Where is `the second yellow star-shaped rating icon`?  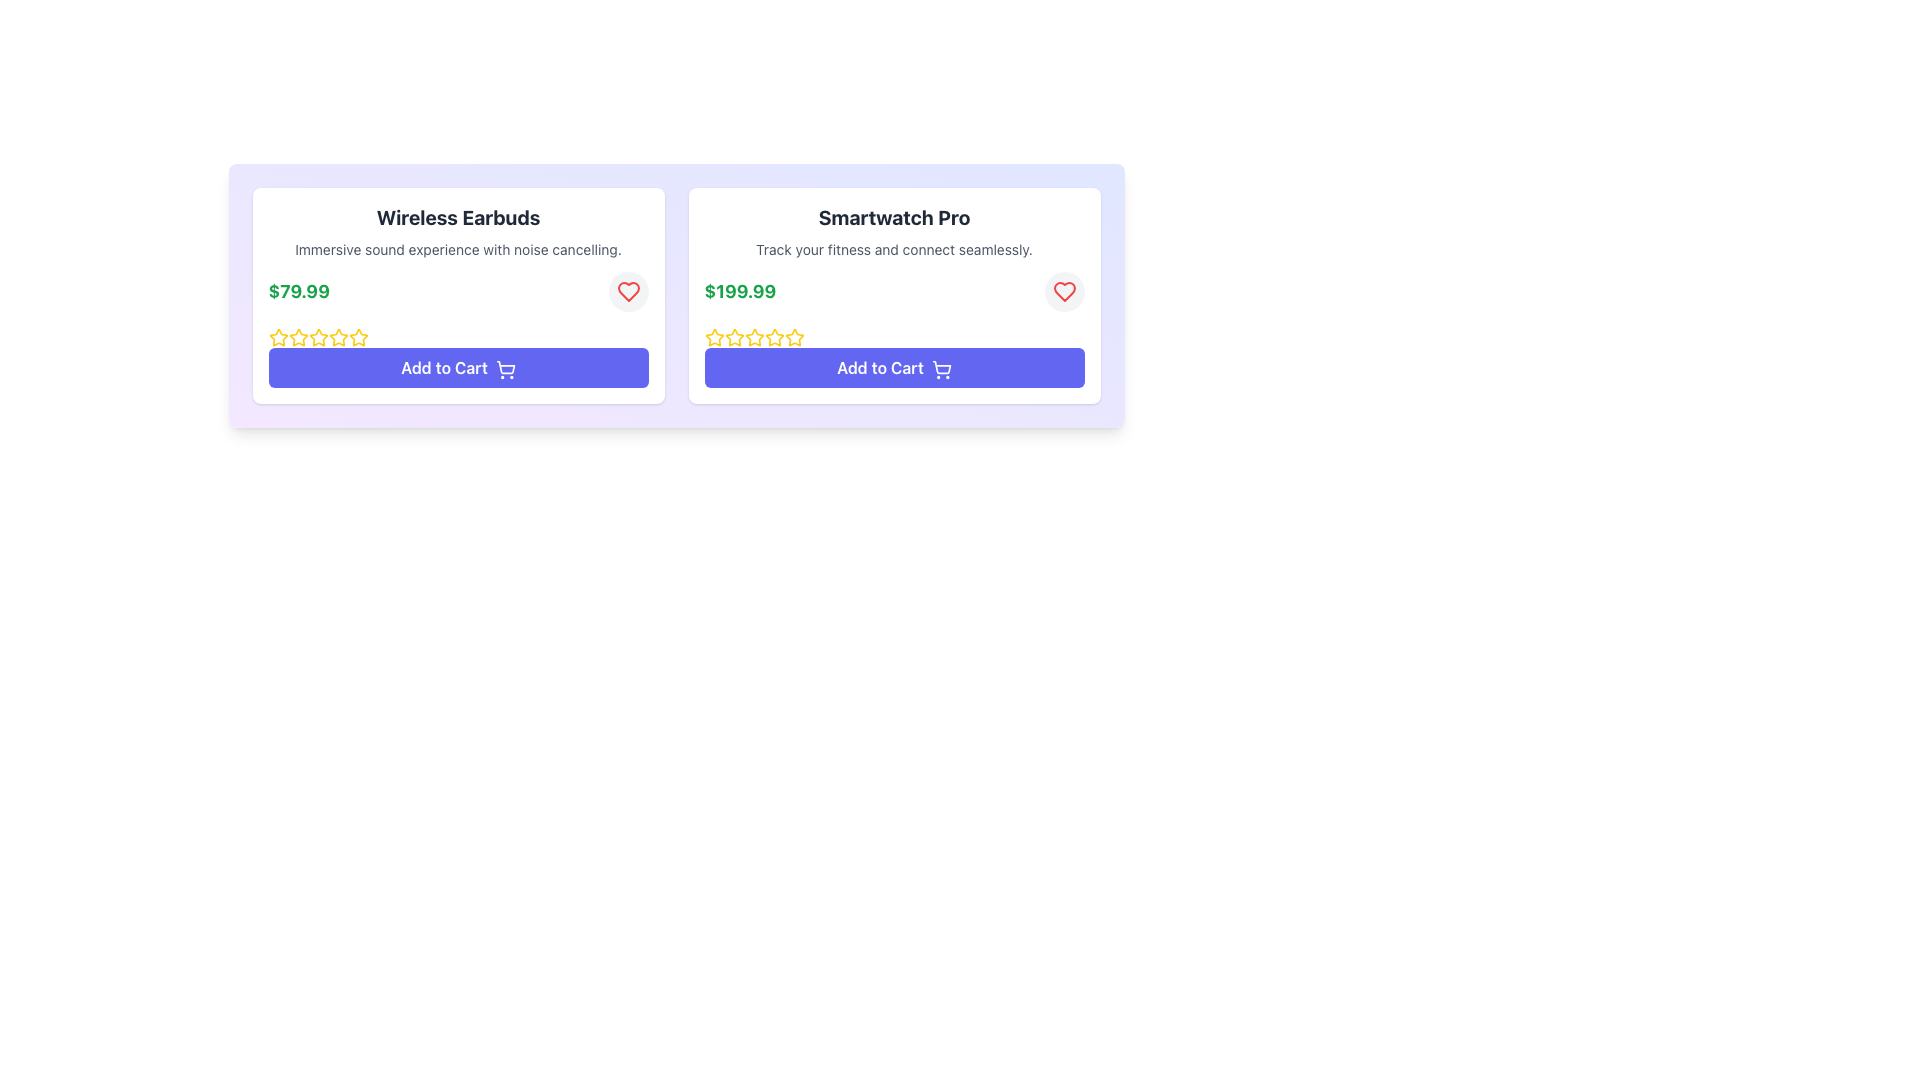
the second yellow star-shaped rating icon is located at coordinates (338, 336).